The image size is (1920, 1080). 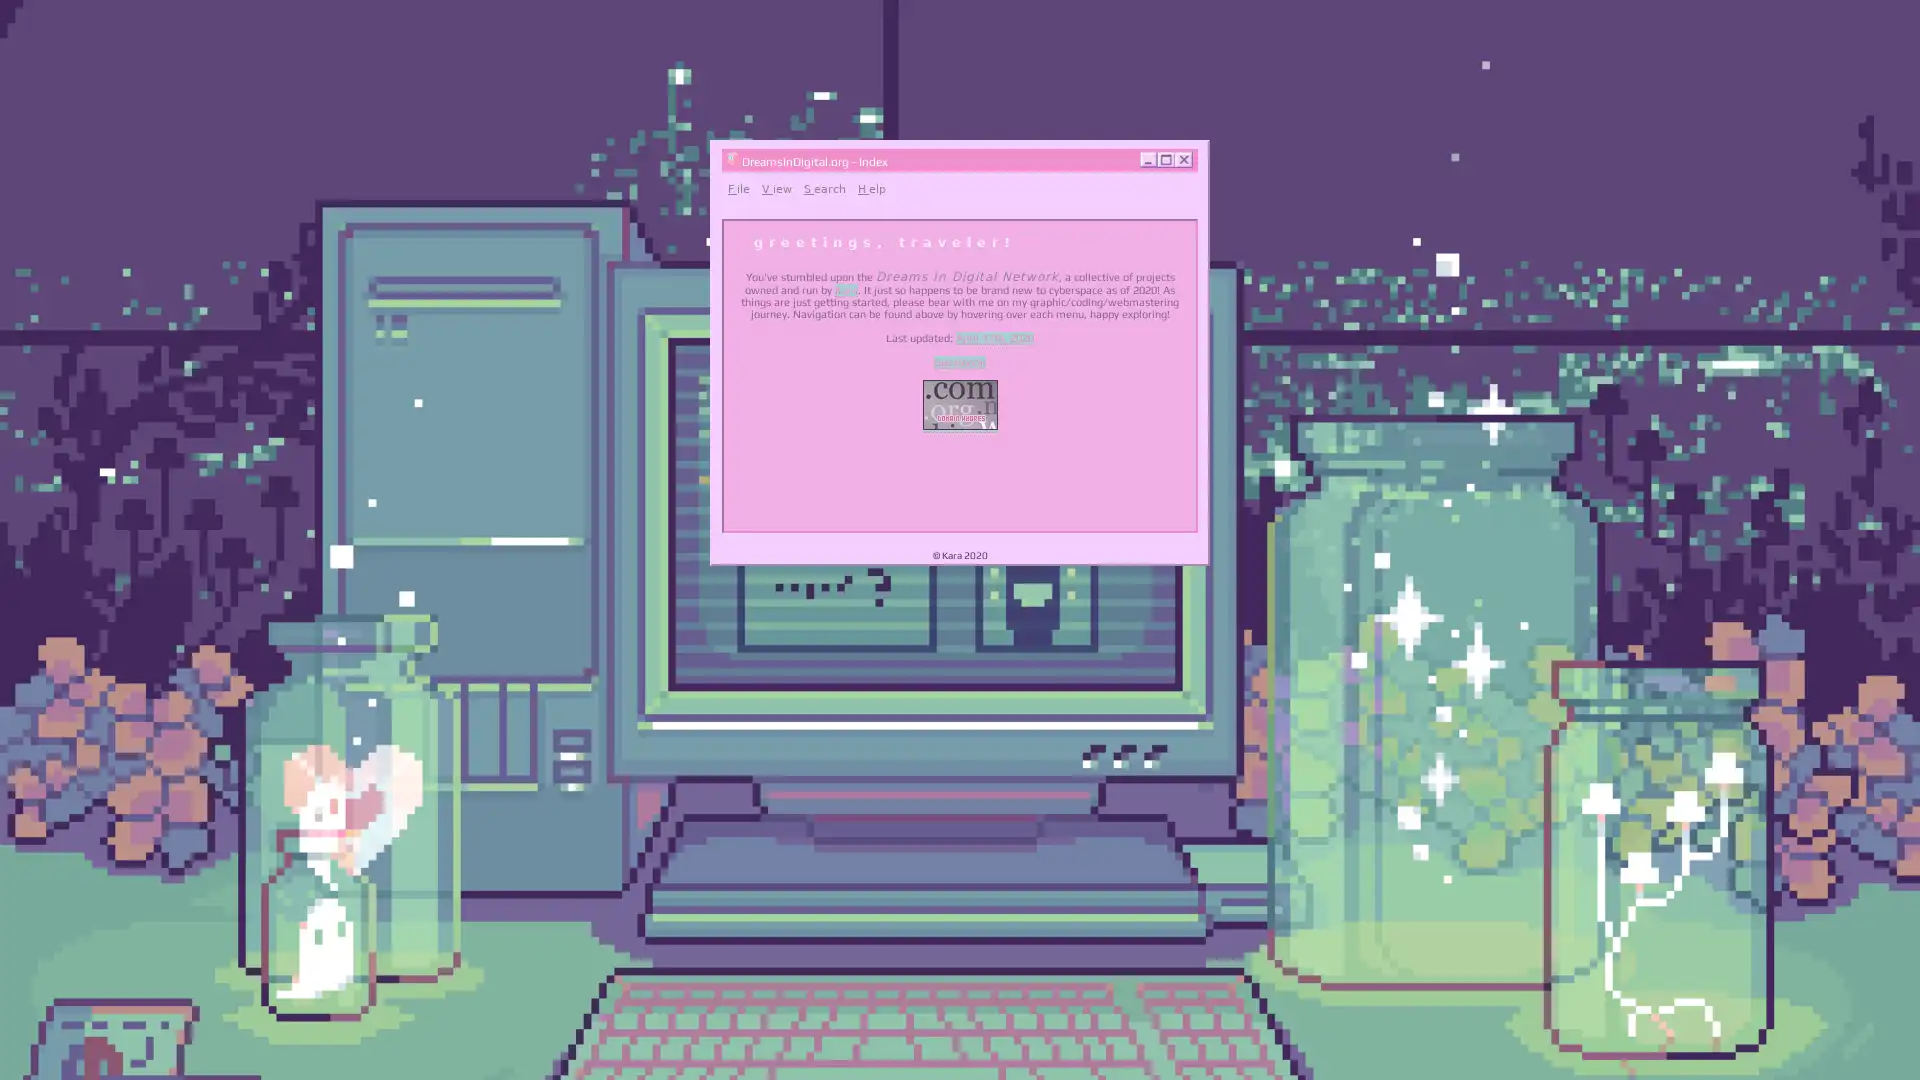 I want to click on Help, so click(x=872, y=189).